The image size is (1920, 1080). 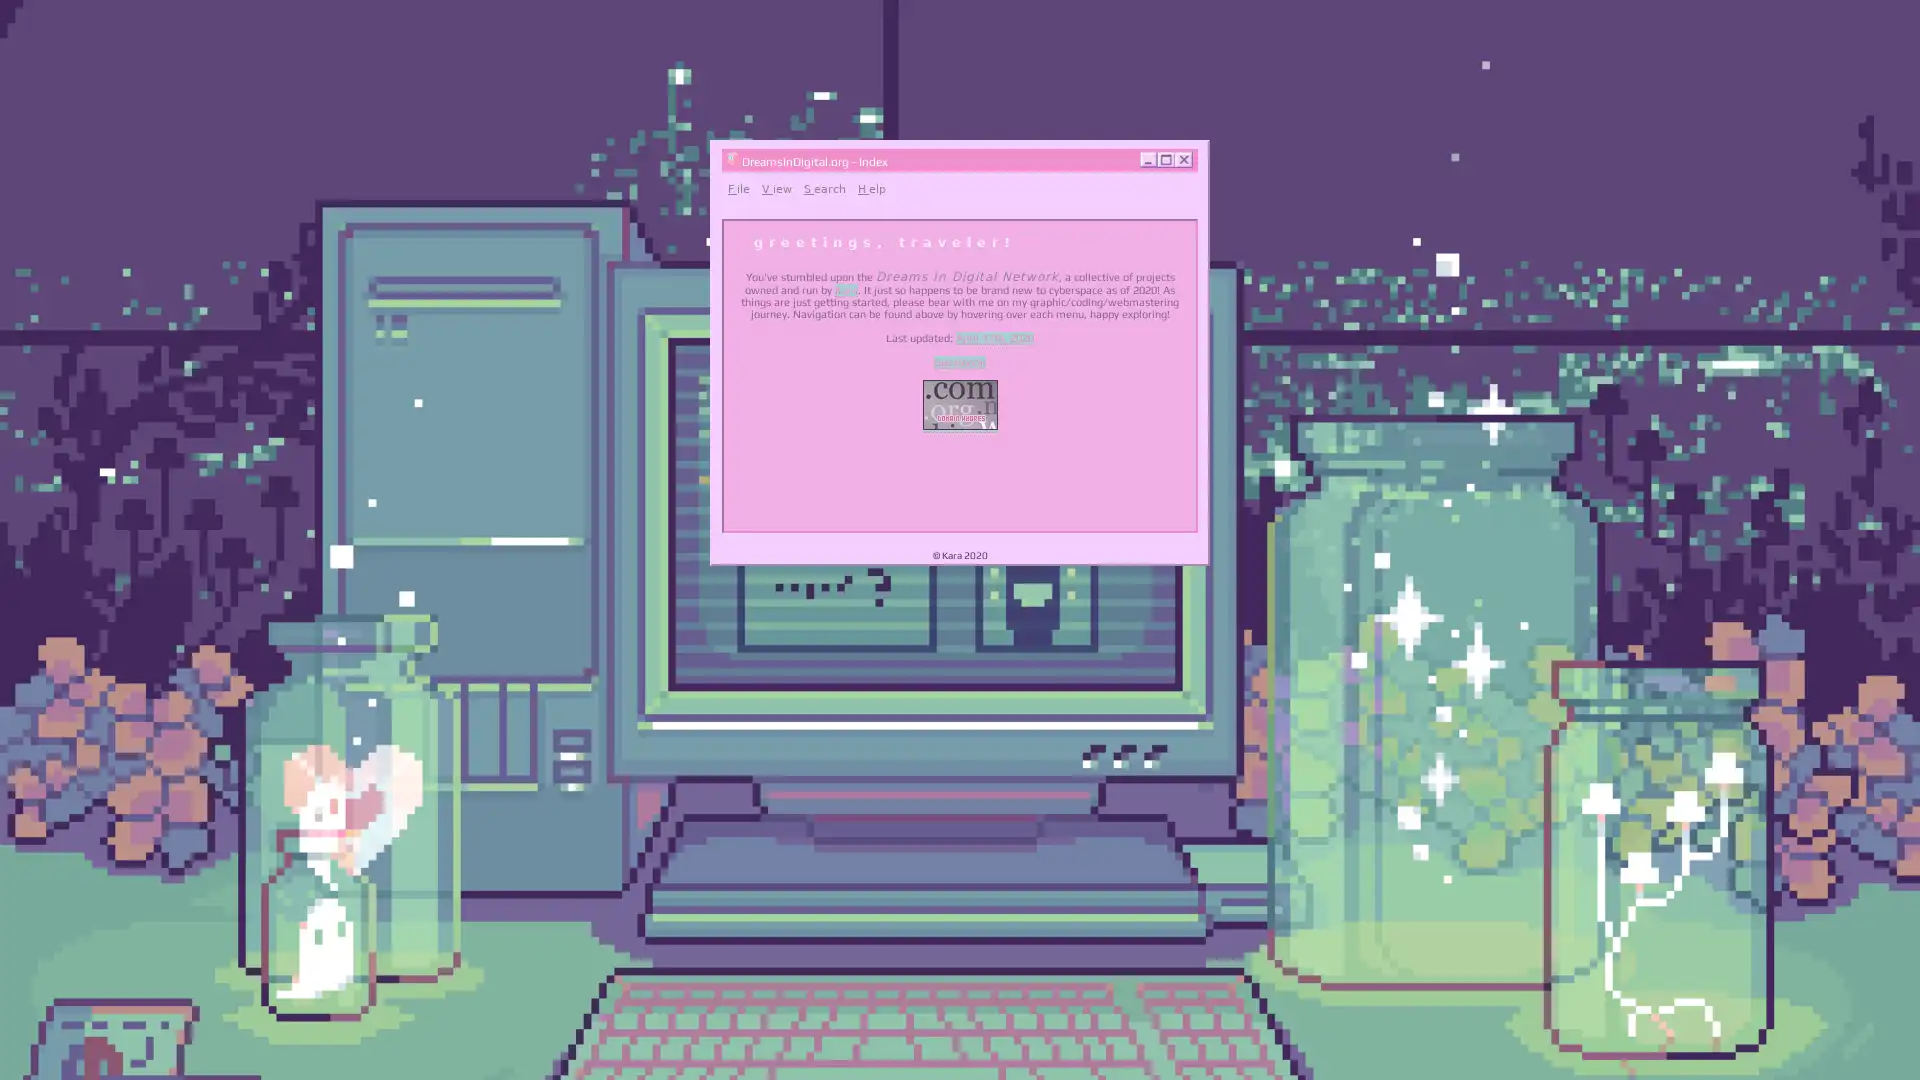 I want to click on Help, so click(x=872, y=189).